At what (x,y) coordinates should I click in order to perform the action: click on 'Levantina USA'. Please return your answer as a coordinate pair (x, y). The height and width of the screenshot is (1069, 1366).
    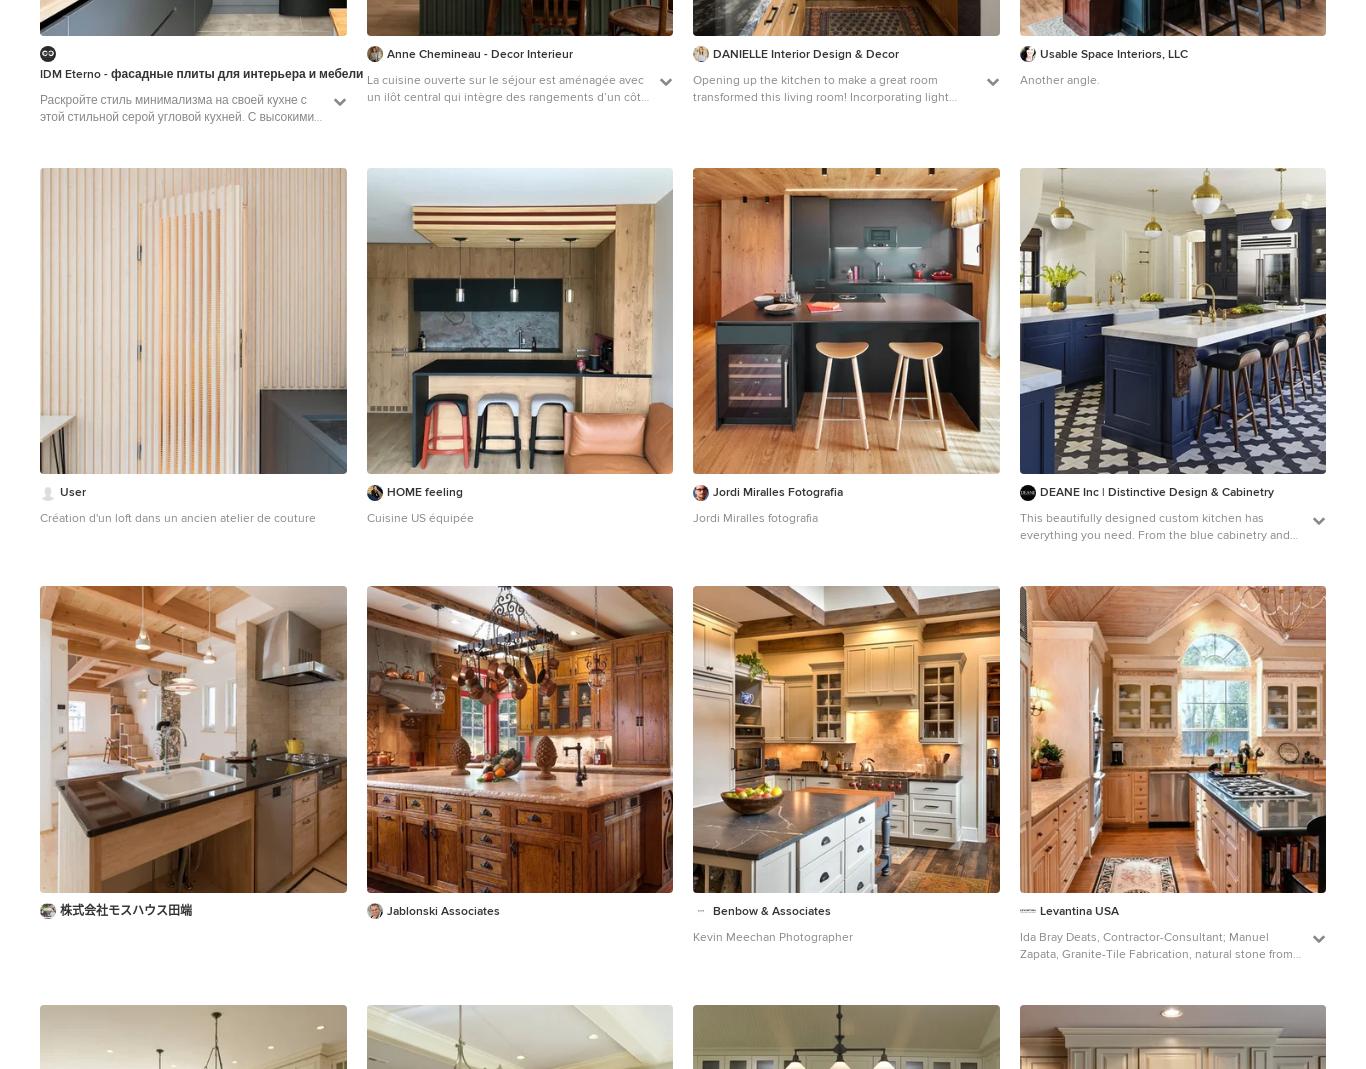
    Looking at the image, I should click on (1037, 909).